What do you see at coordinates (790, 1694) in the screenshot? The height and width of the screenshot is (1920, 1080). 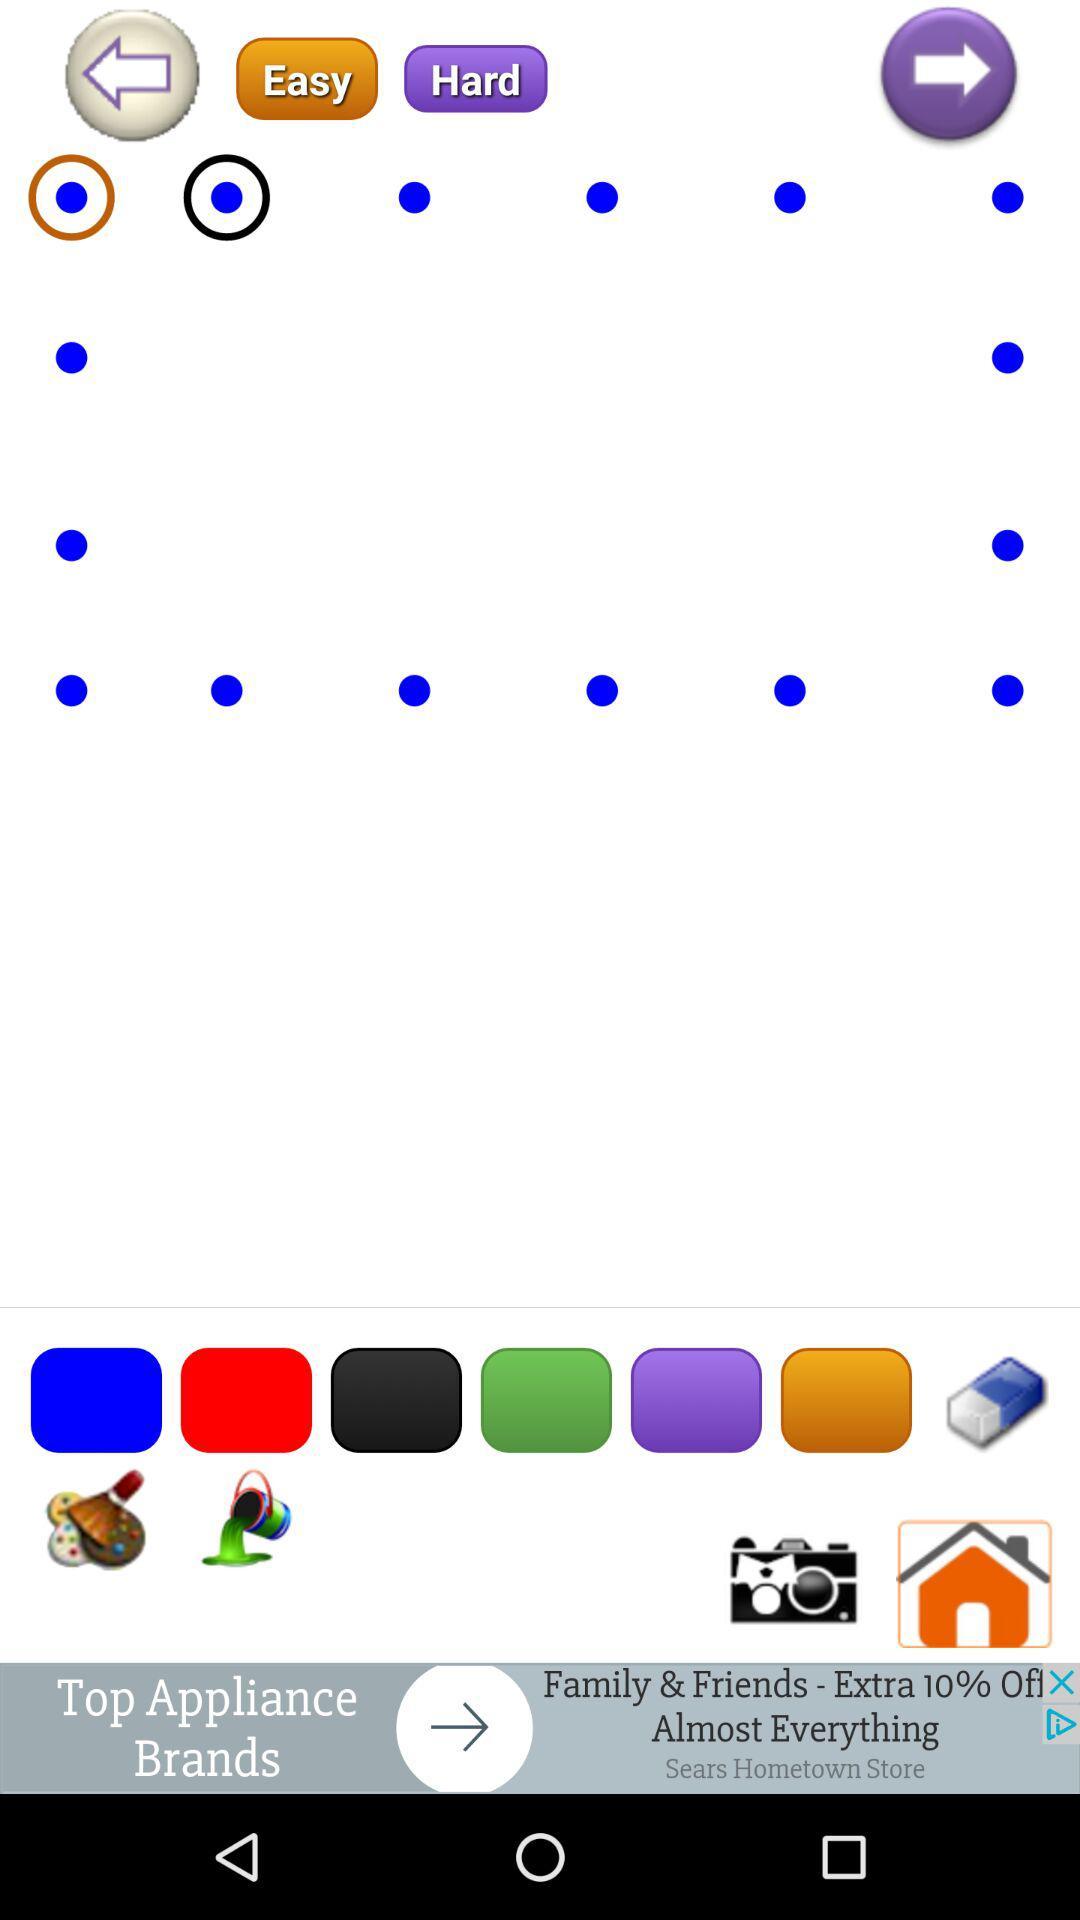 I see `the photo icon` at bounding box center [790, 1694].